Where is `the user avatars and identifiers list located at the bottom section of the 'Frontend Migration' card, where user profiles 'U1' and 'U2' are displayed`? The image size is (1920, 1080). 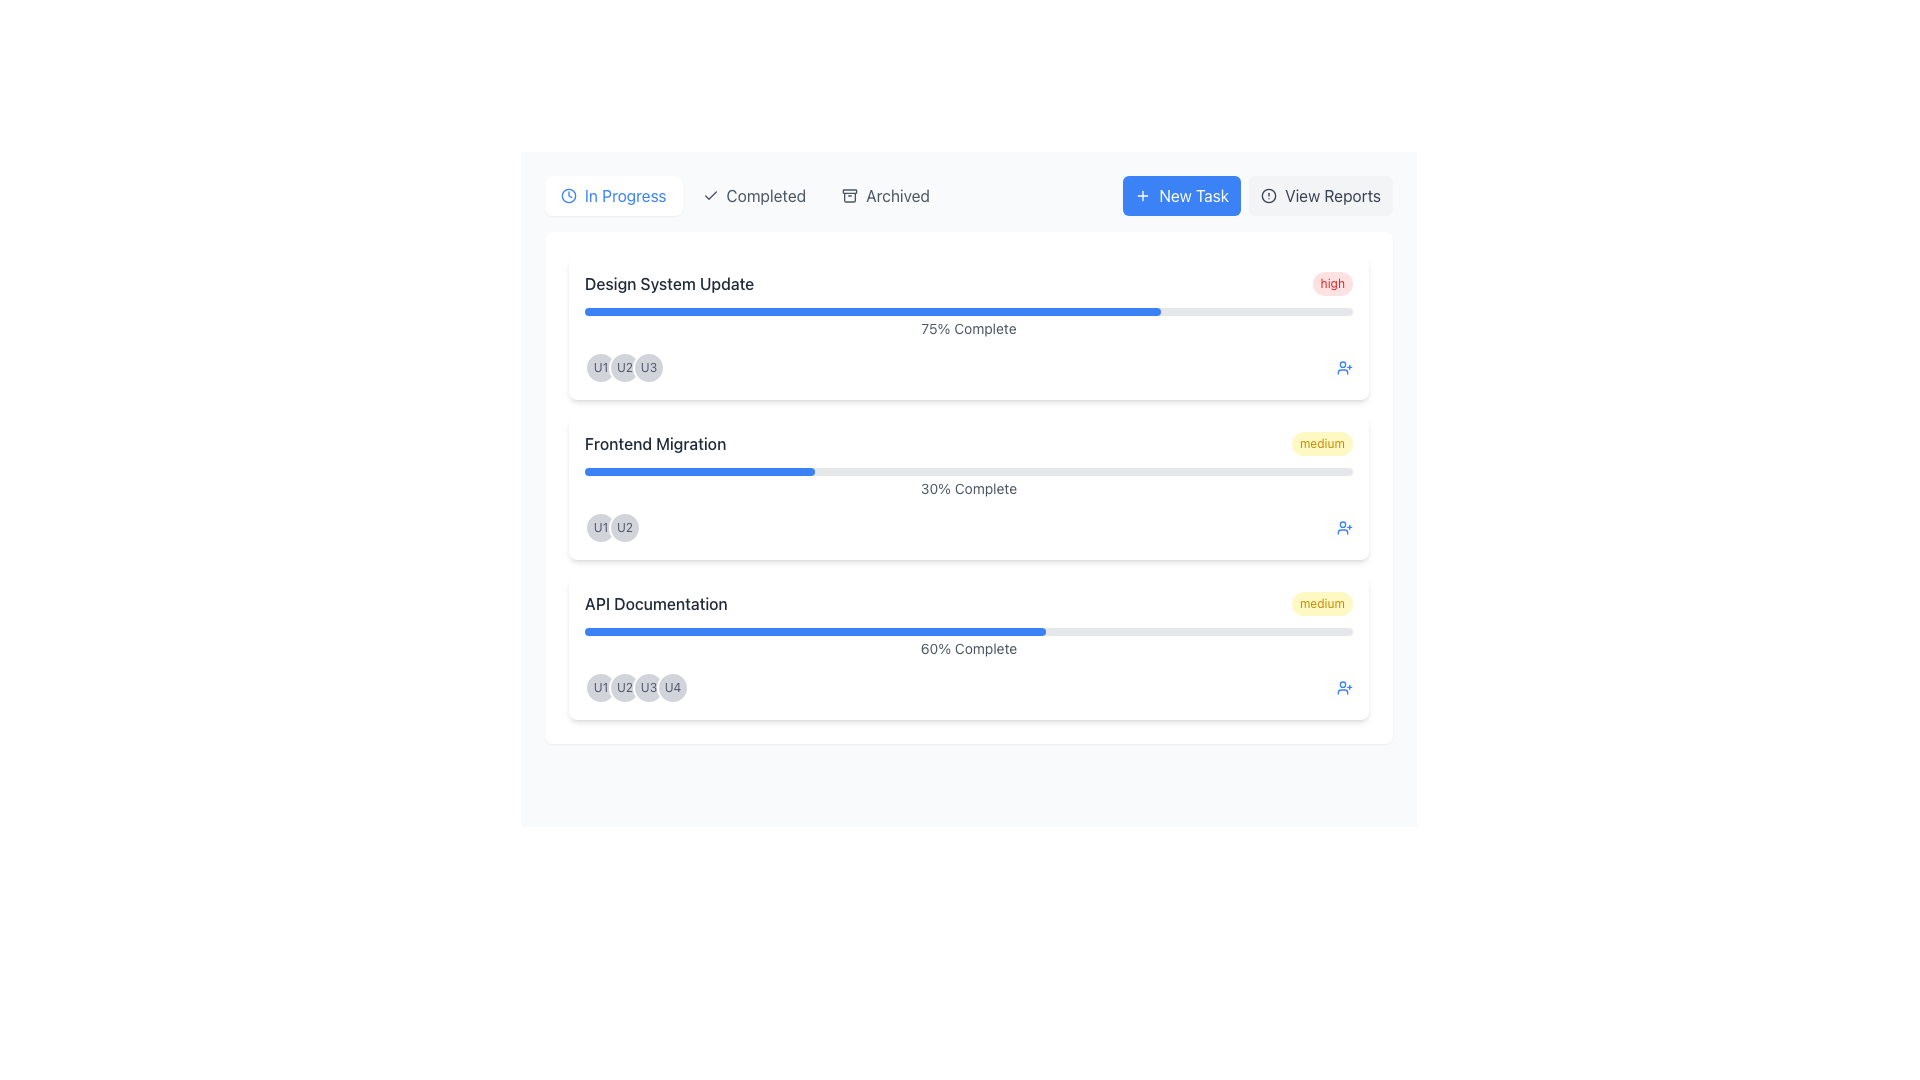
the user avatars and identifiers list located at the bottom section of the 'Frontend Migration' card, where user profiles 'U1' and 'U2' are displayed is located at coordinates (969, 527).